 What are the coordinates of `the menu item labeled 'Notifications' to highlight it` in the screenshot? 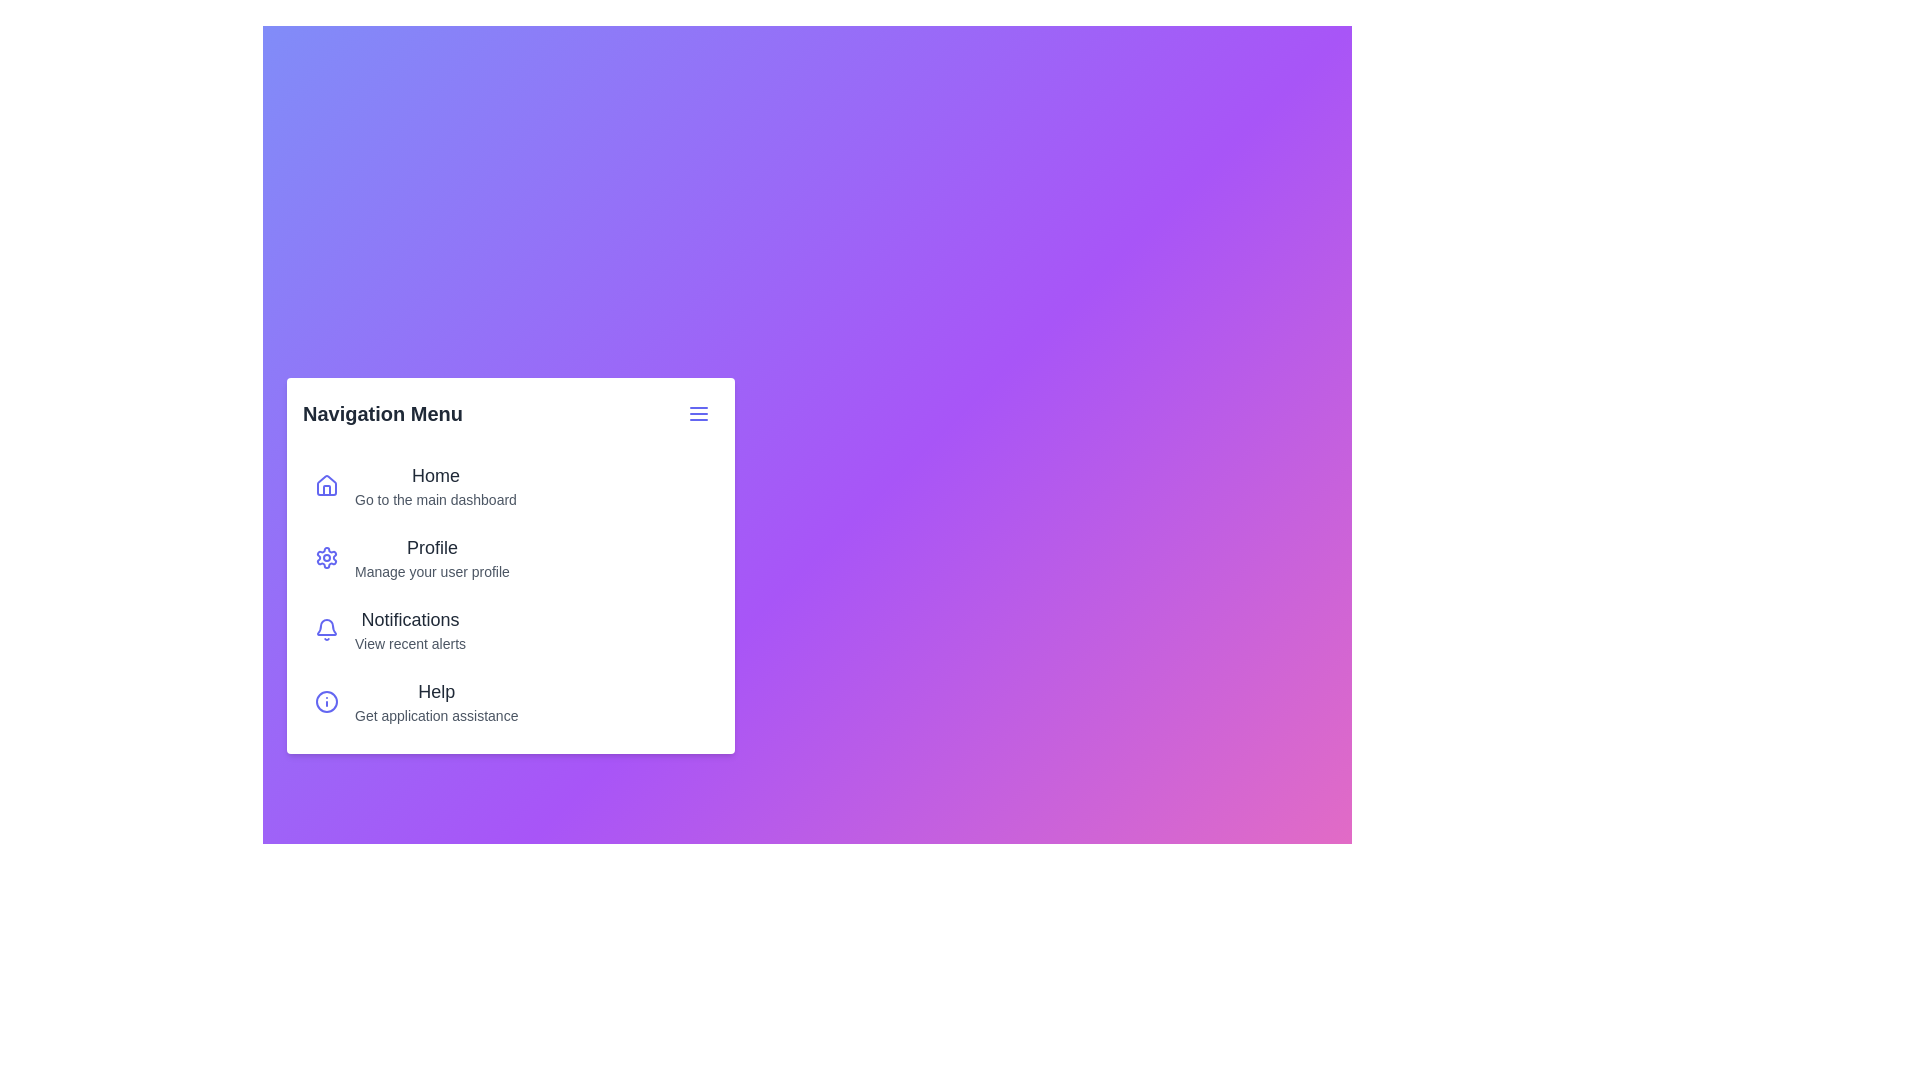 It's located at (326, 628).